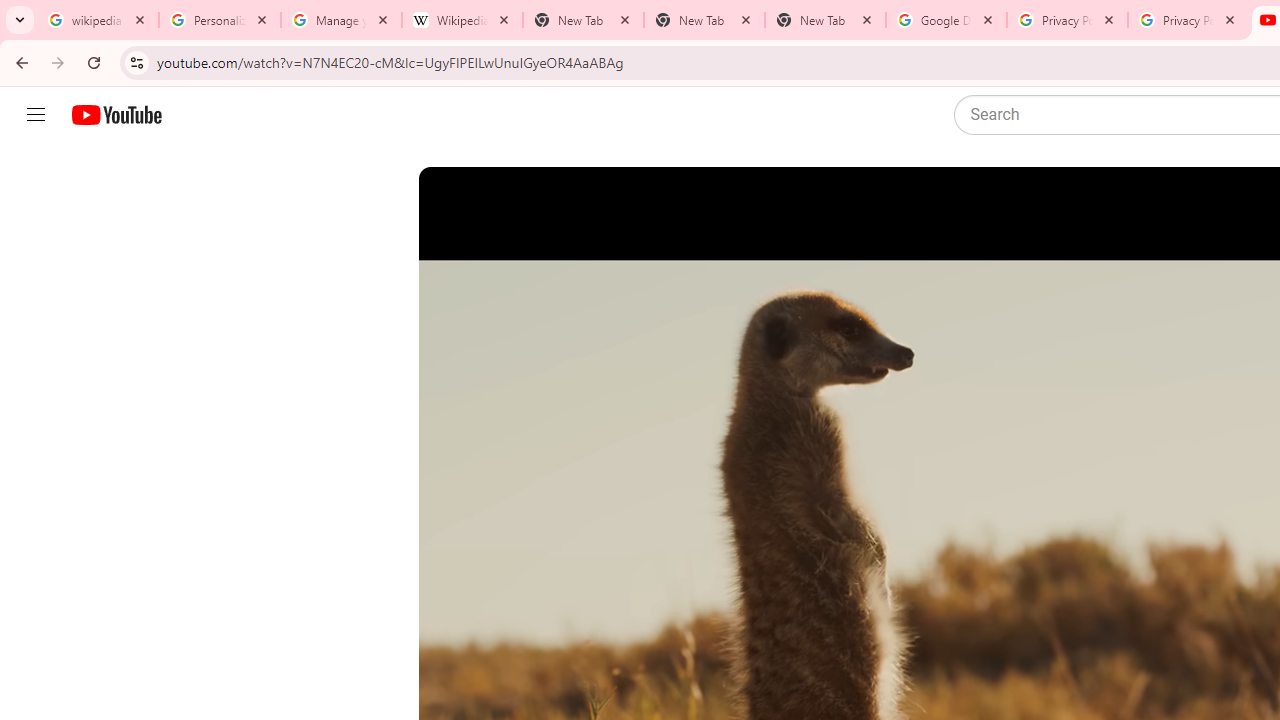  Describe the element at coordinates (825, 20) in the screenshot. I see `'New Tab'` at that location.